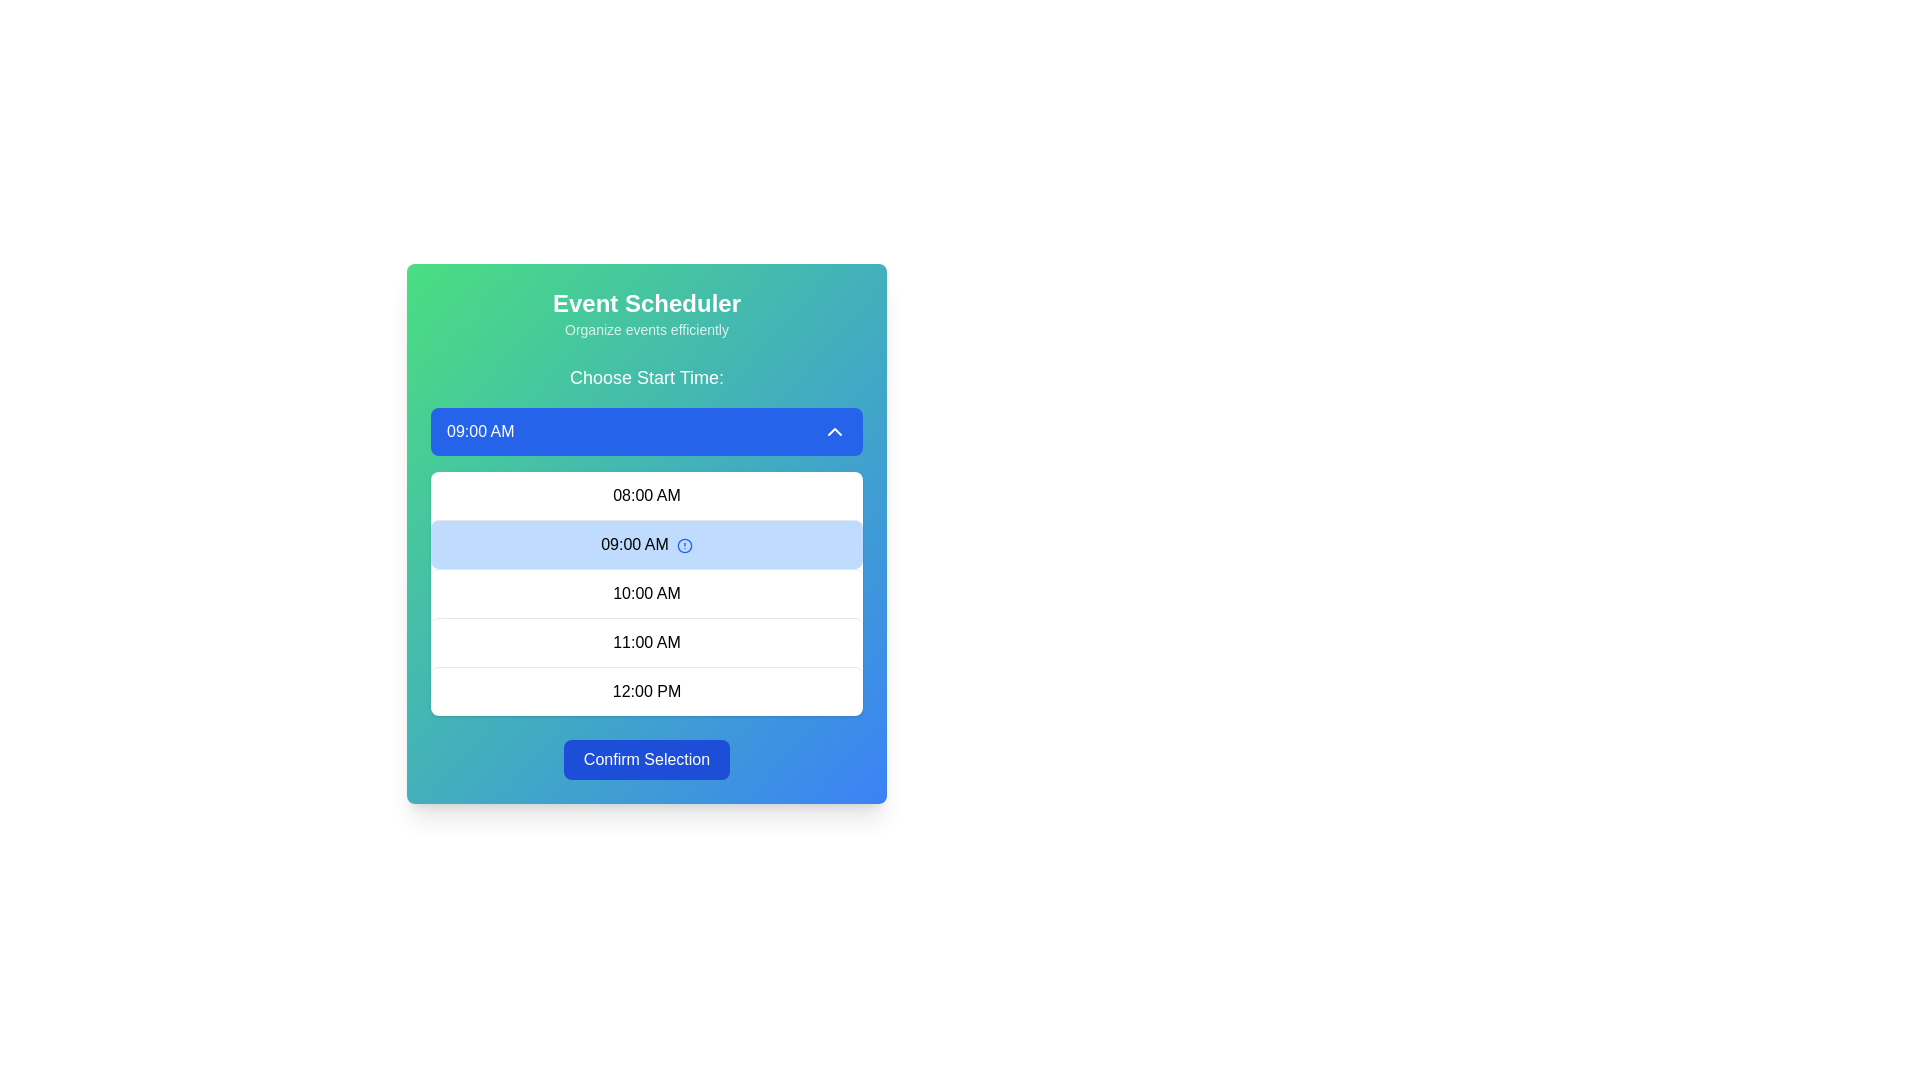 The height and width of the screenshot is (1080, 1920). Describe the element at coordinates (647, 304) in the screenshot. I see `the text label that reads 'Event Scheduler' displayed in large, bold white font within the teal-blue gradient background header` at that location.